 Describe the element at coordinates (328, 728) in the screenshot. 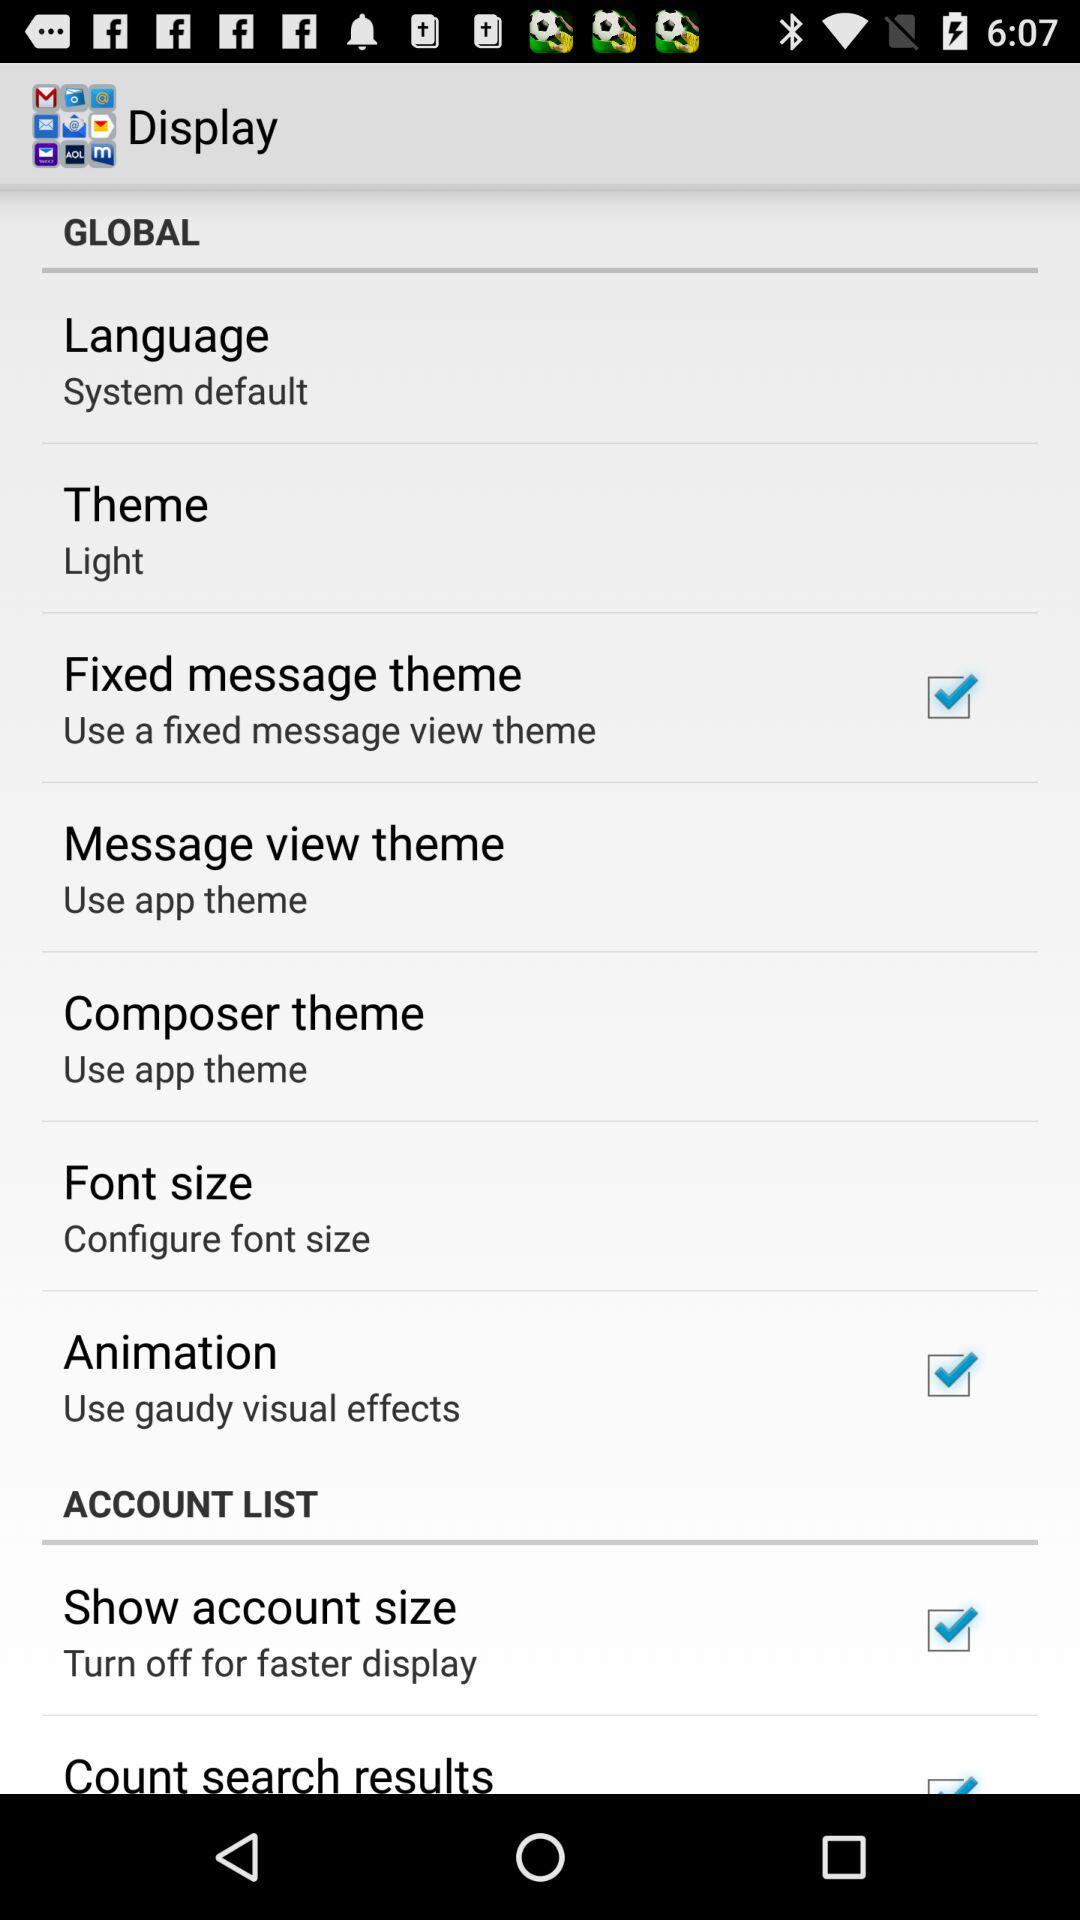

I see `use a fixed item` at that location.